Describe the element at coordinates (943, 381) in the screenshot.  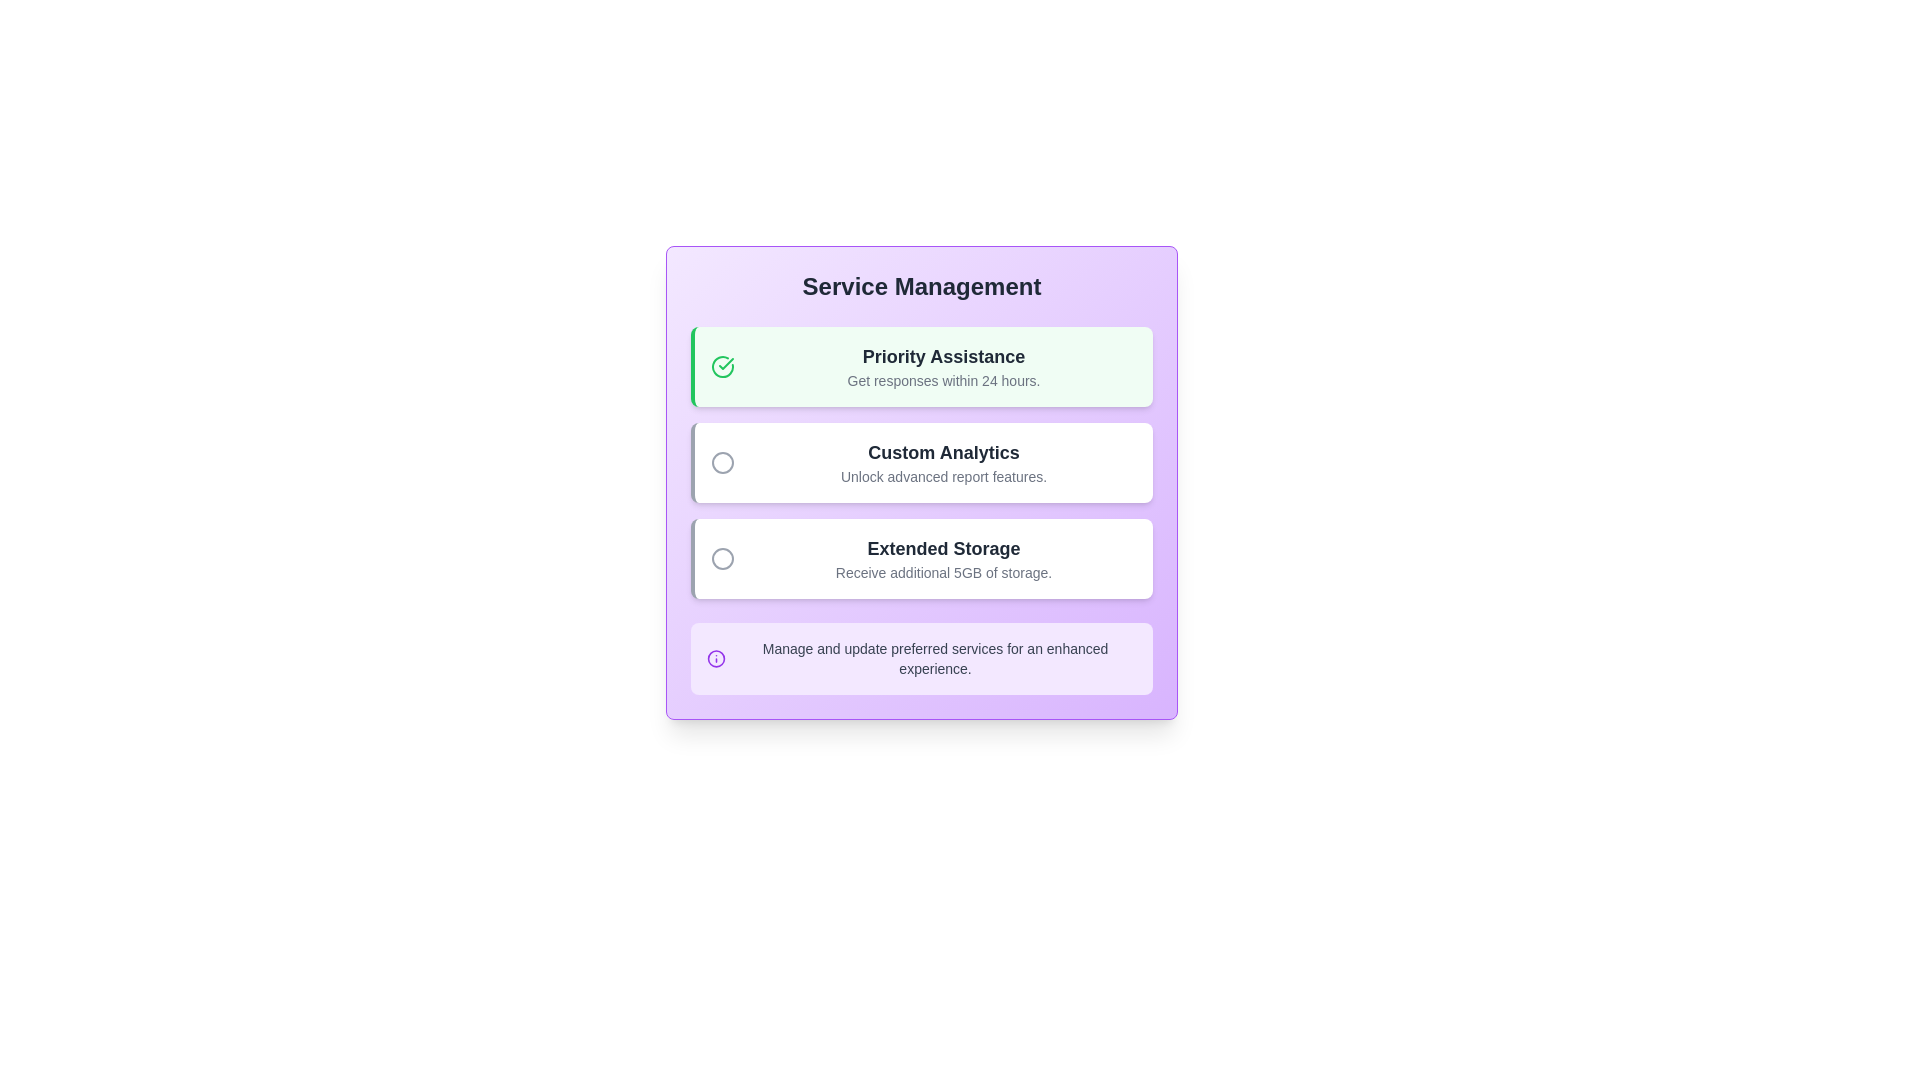
I see `the text label 'Get responses within 24 hours.' which provides additional information for the 'Priority Assistance' feature in the Service Management interface` at that location.